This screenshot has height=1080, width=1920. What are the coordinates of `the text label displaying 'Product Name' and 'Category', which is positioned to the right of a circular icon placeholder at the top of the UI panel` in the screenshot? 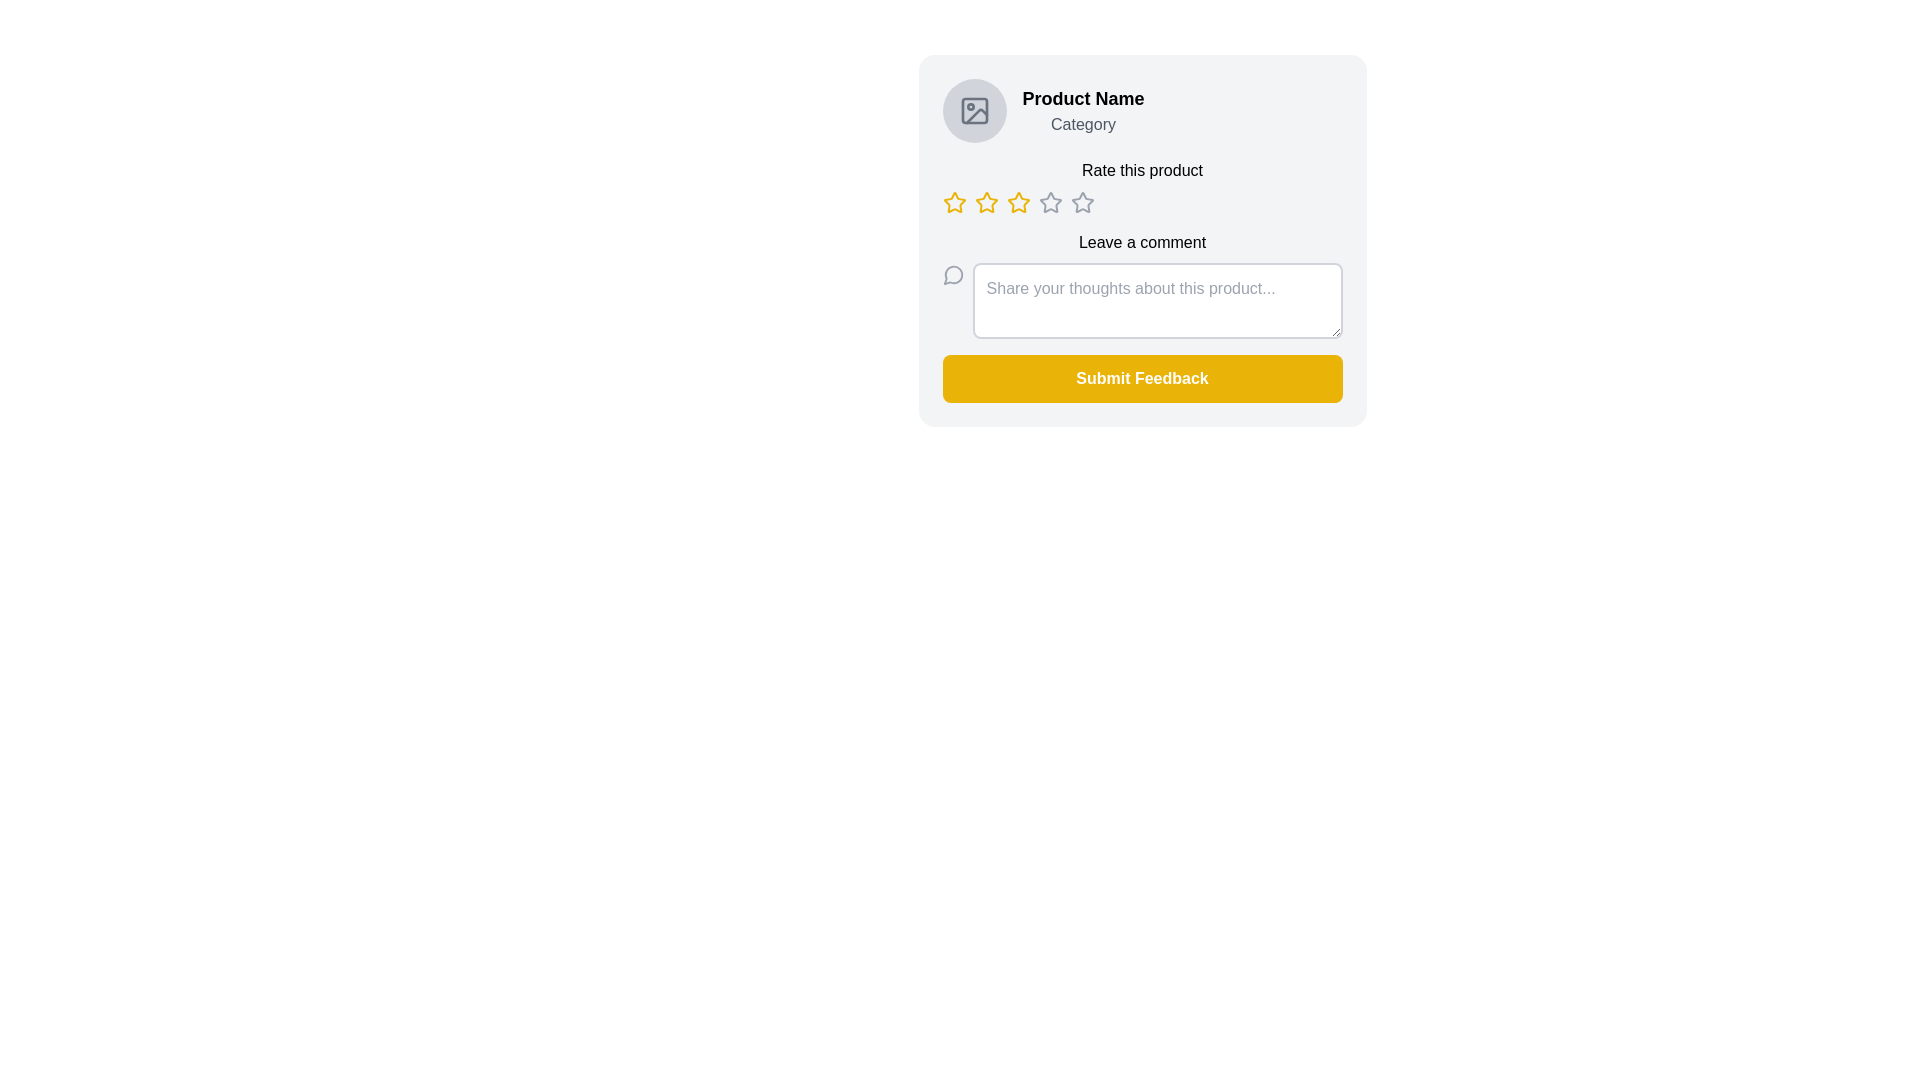 It's located at (1082, 111).